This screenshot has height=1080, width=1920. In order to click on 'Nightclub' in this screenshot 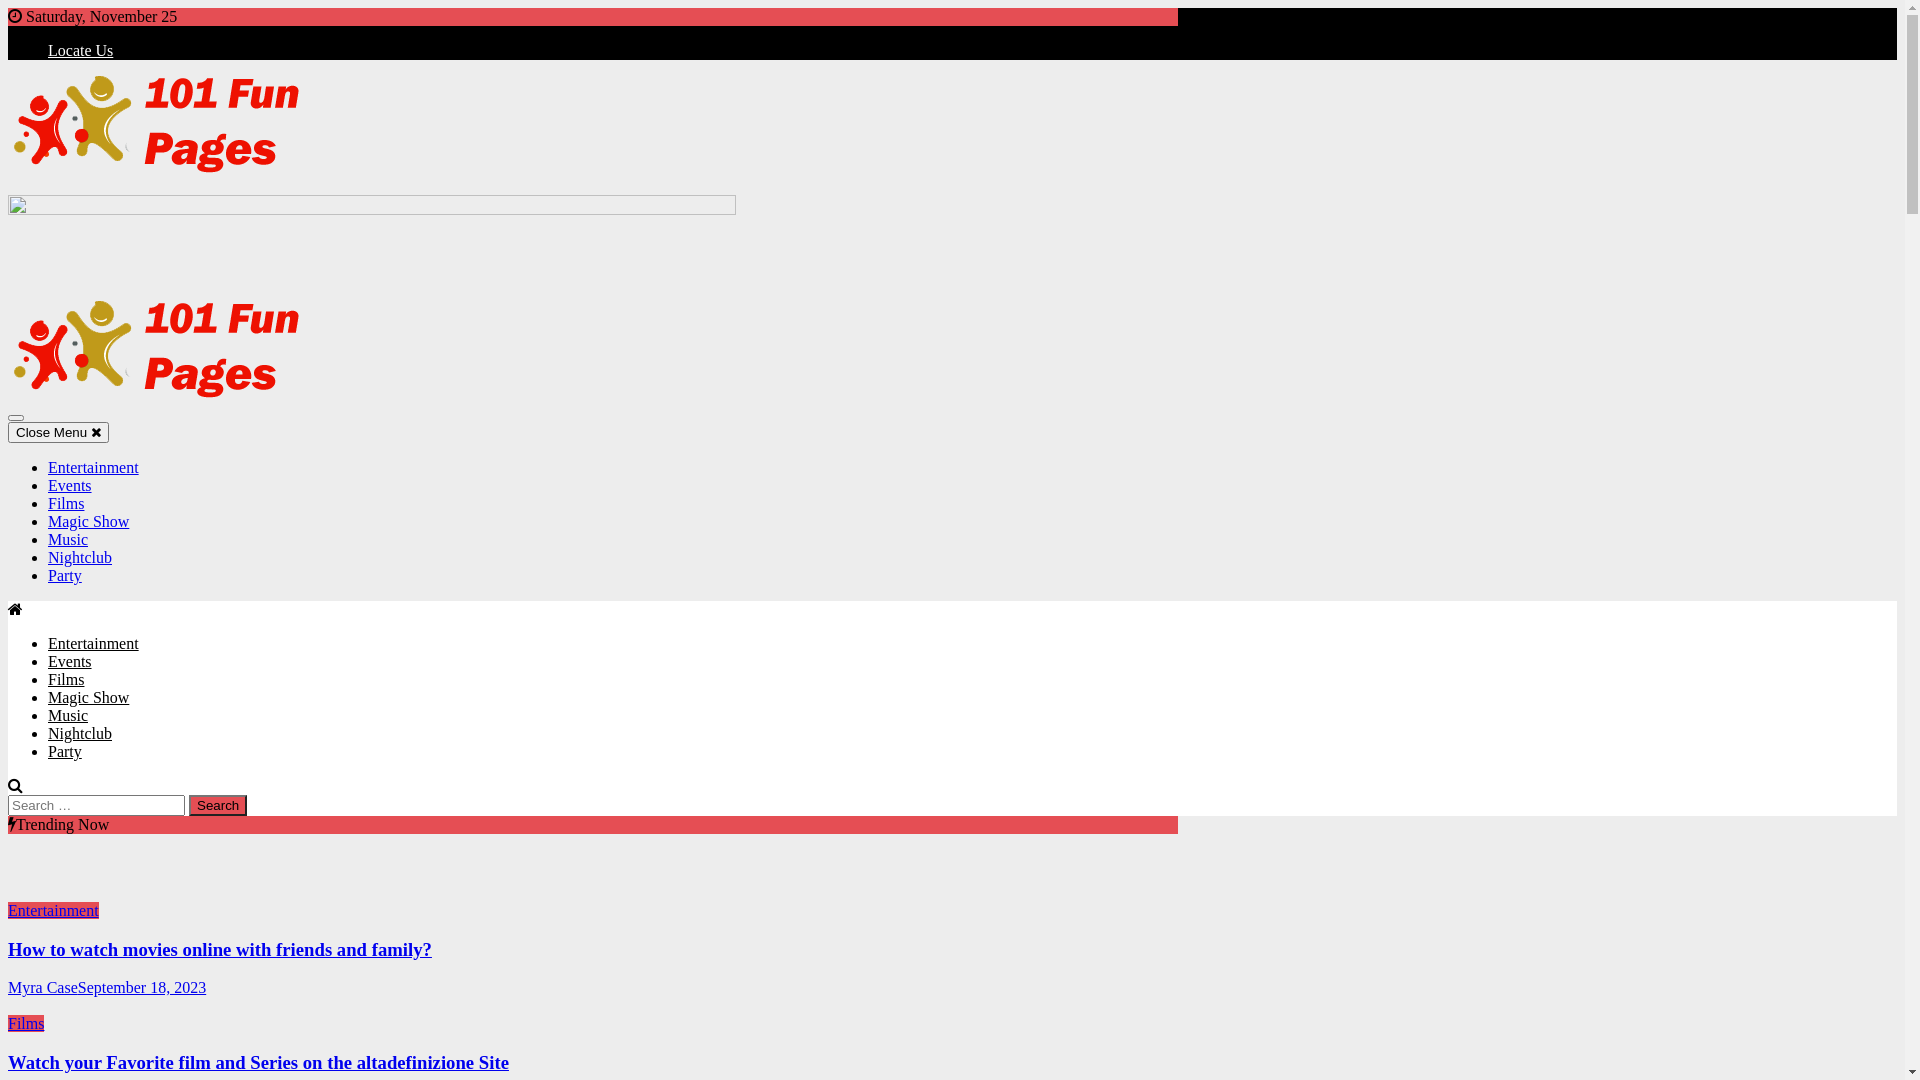, I will do `click(80, 557)`.